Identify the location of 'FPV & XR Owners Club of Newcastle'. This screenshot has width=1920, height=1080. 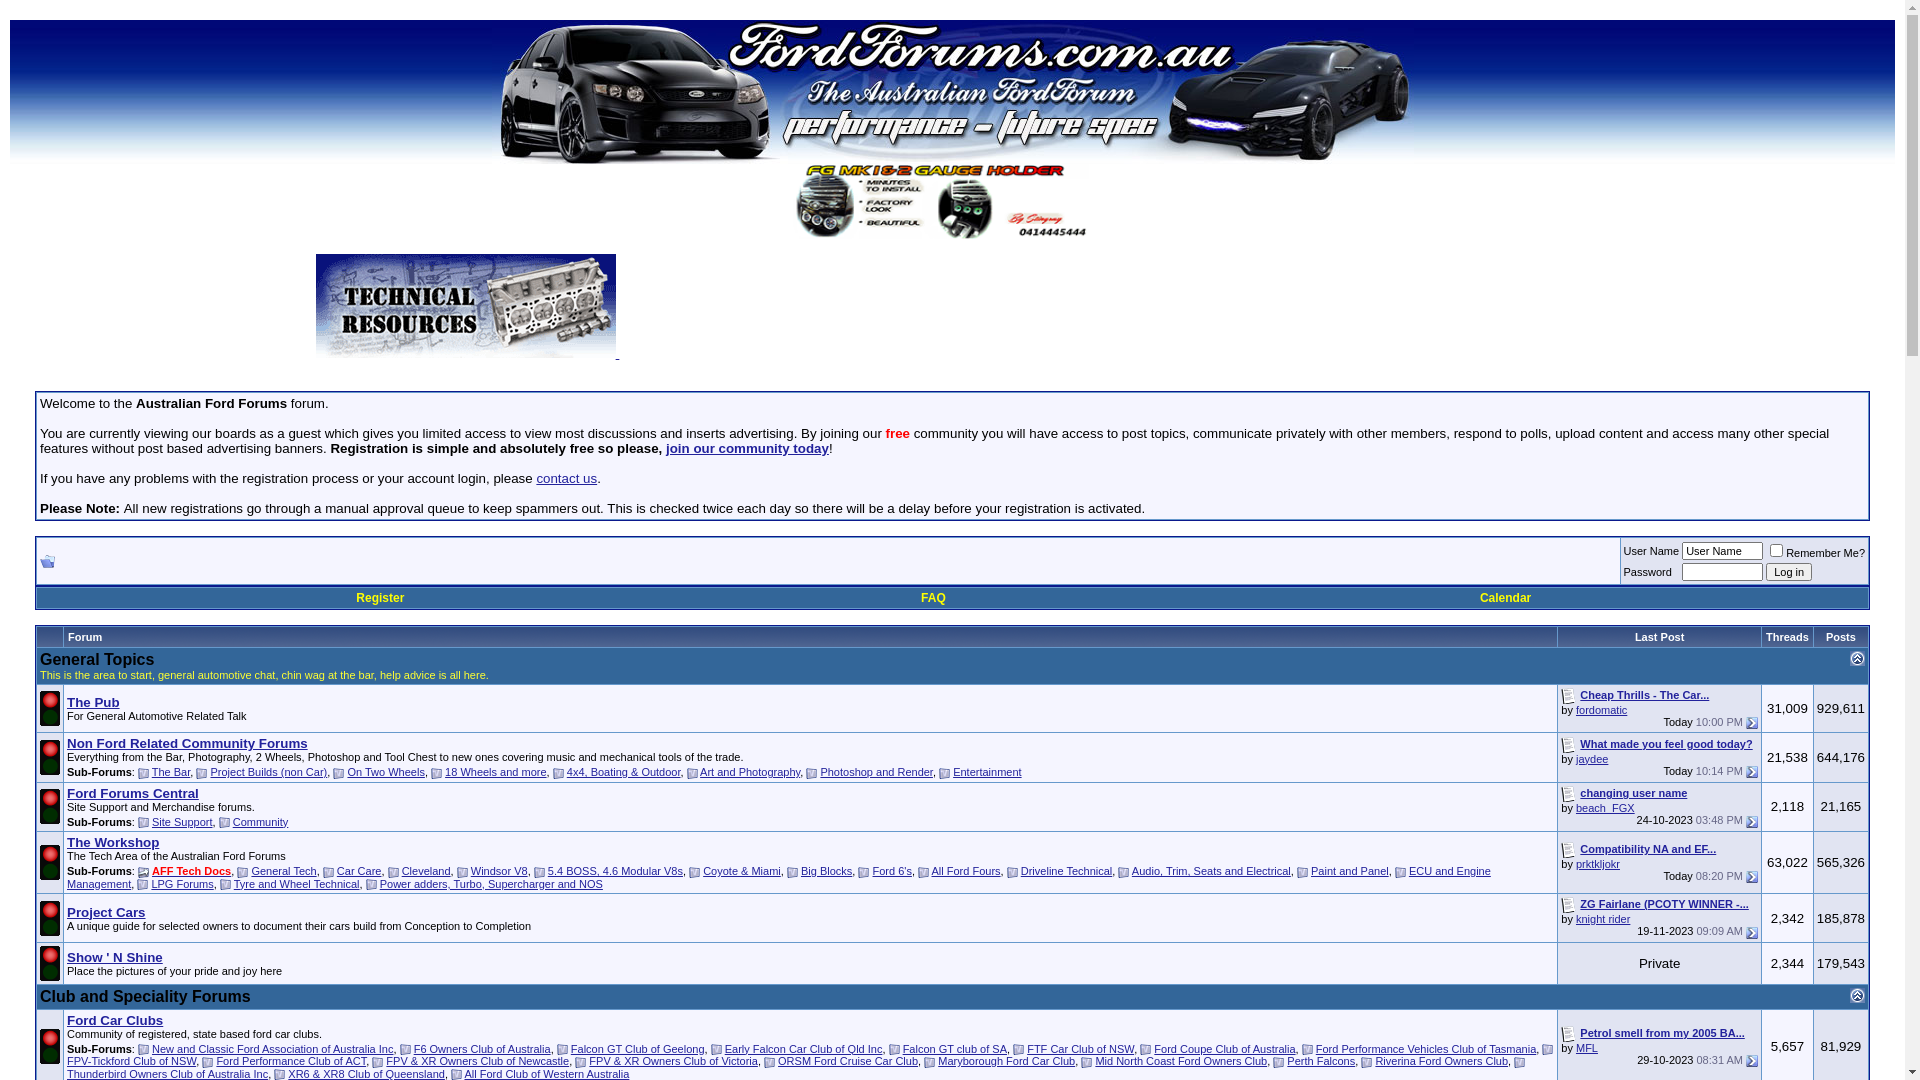
(385, 1059).